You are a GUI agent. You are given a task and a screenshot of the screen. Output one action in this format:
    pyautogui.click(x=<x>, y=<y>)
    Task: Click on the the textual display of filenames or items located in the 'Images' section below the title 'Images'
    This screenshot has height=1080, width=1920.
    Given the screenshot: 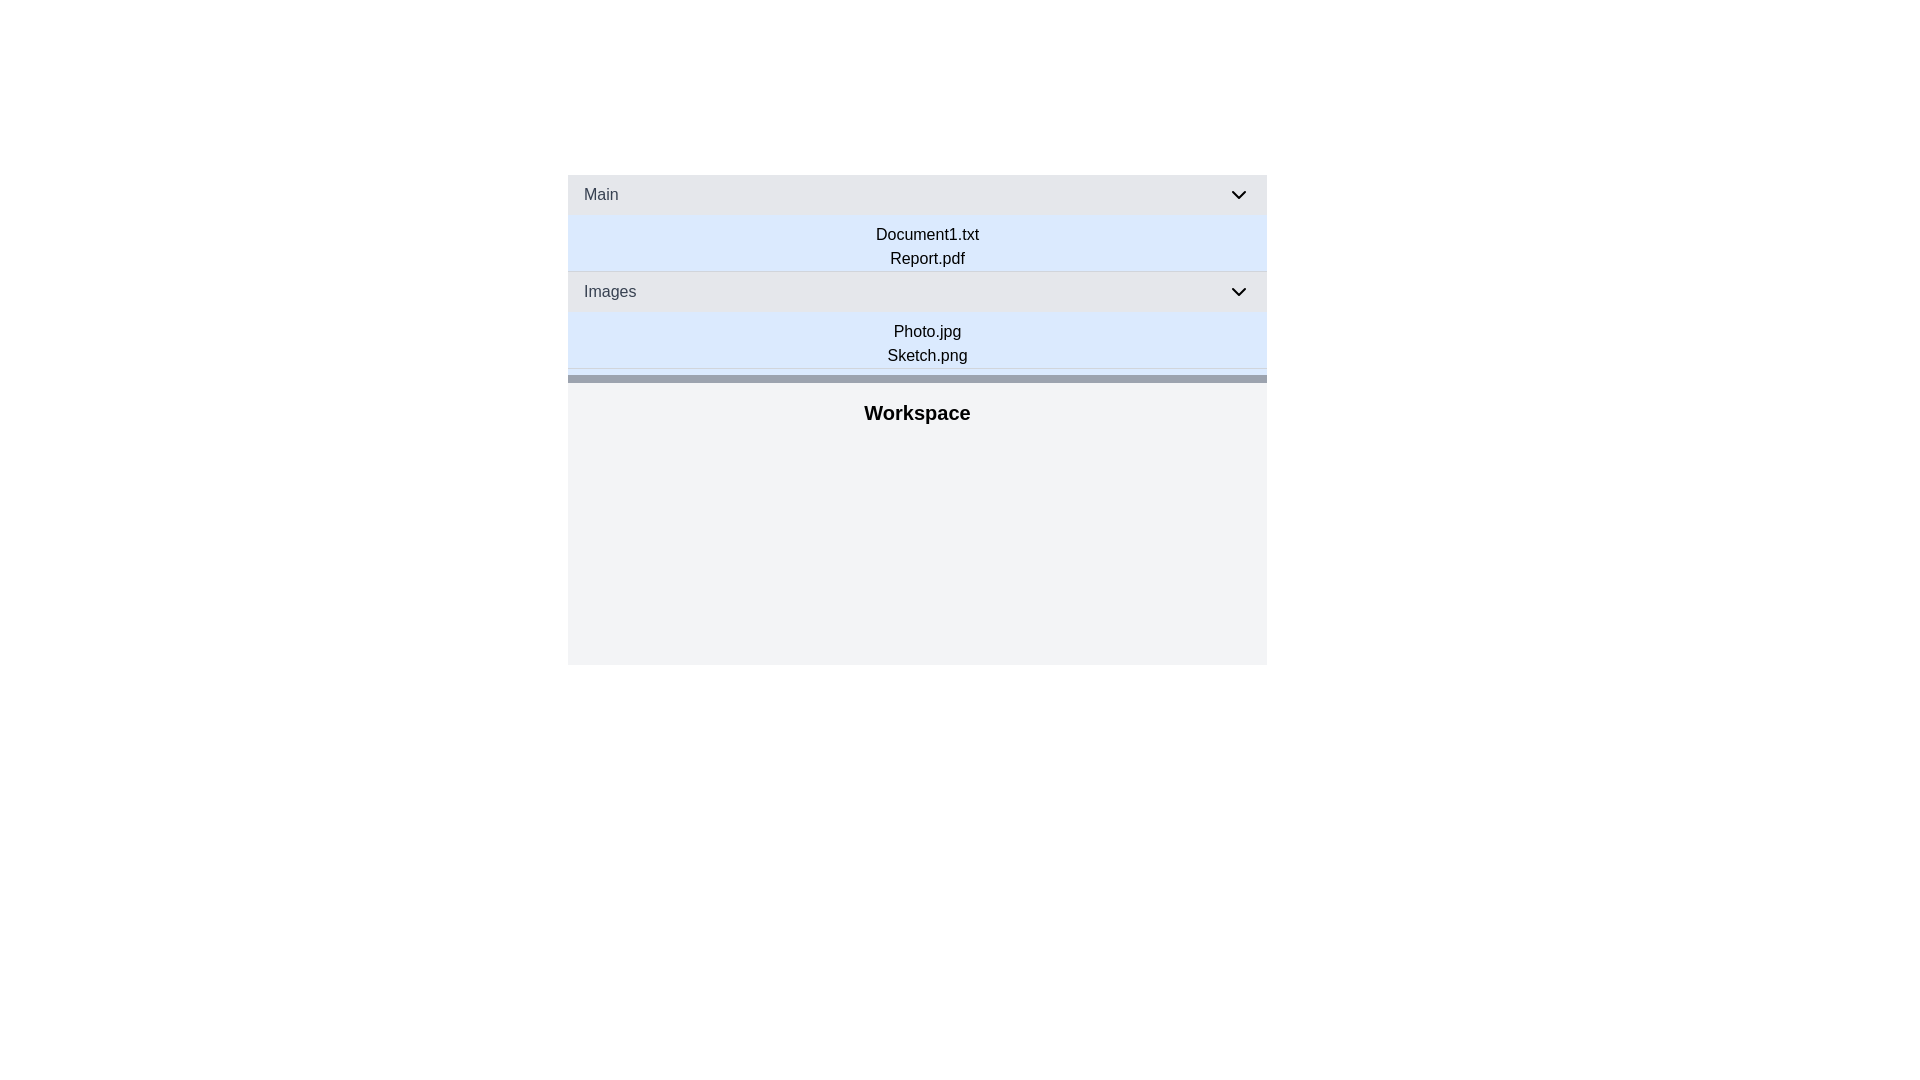 What is the action you would take?
    pyautogui.click(x=926, y=342)
    